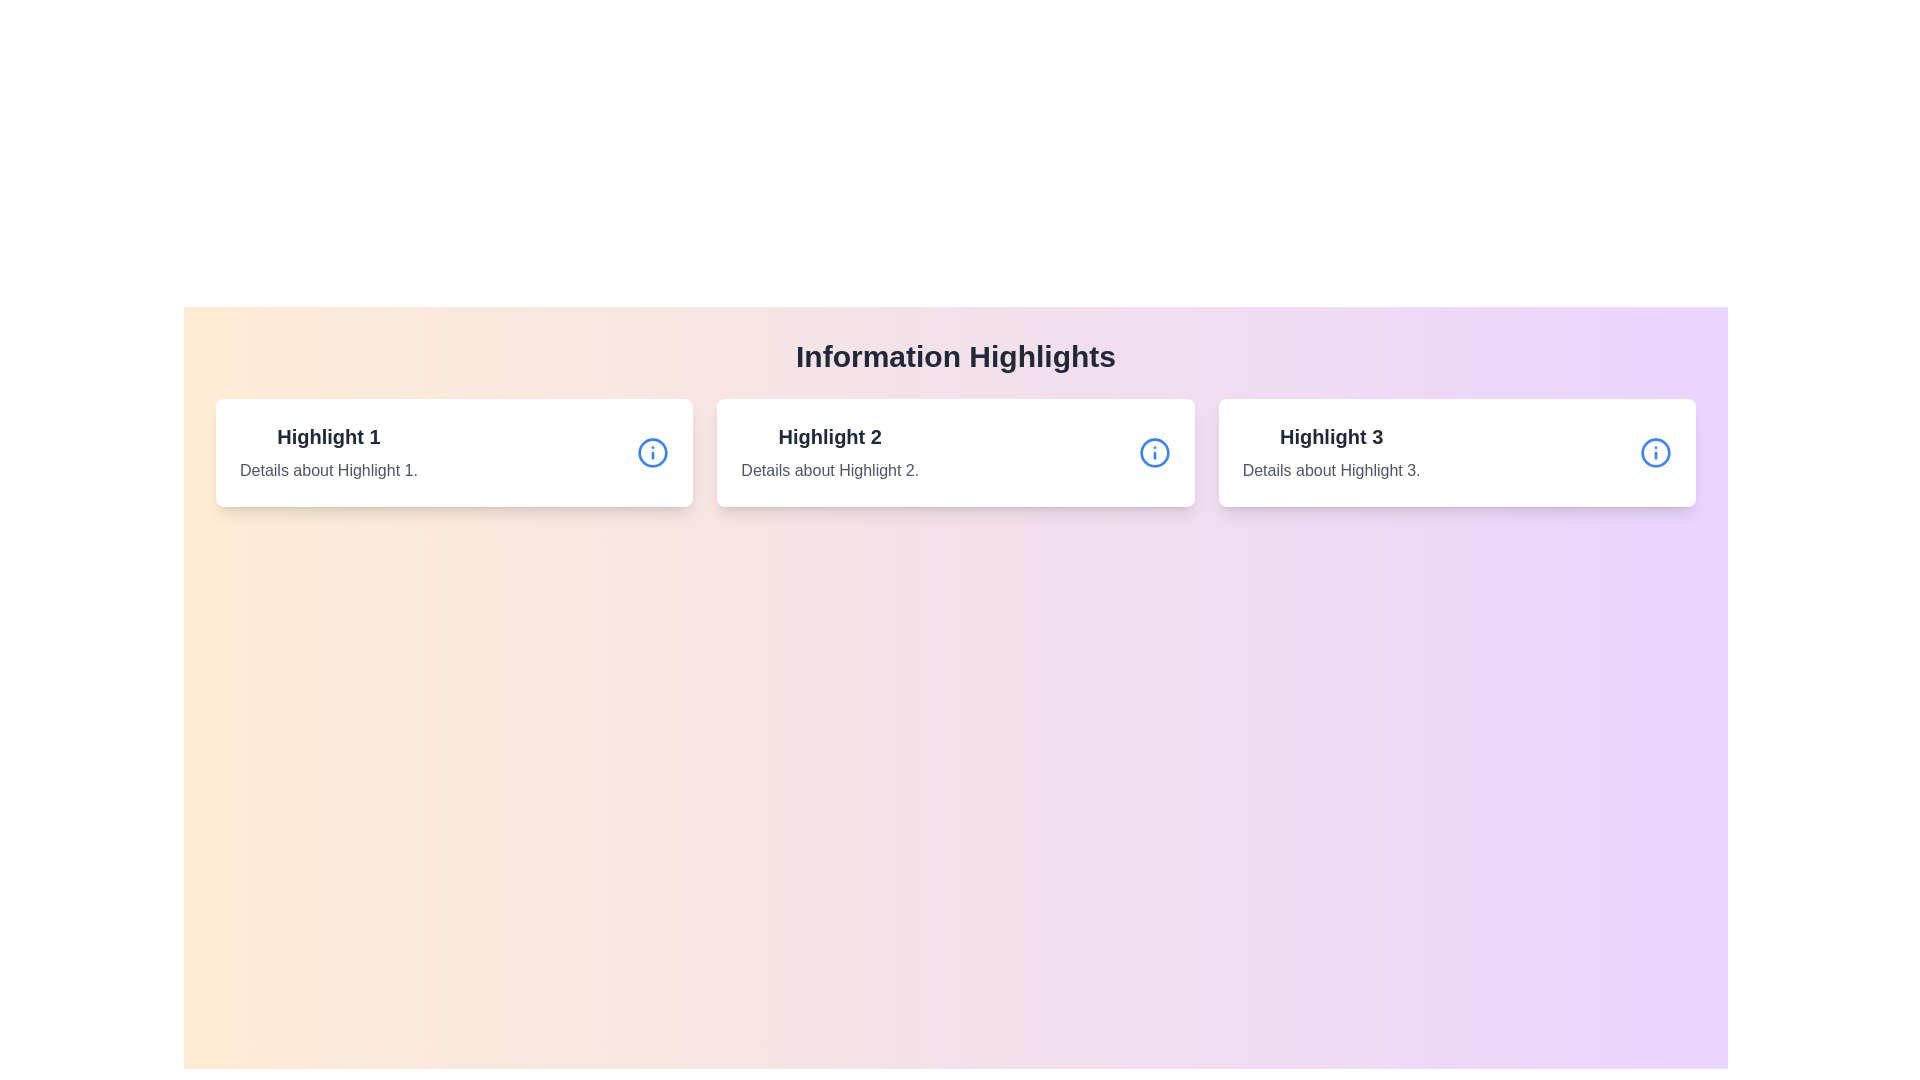 The height and width of the screenshot is (1080, 1920). I want to click on text displaying 'Details about Highlight 1.' which is styled in gray font and located below the header 'Highlight 1' in the first card of the horizontally-aligned list, so click(328, 470).